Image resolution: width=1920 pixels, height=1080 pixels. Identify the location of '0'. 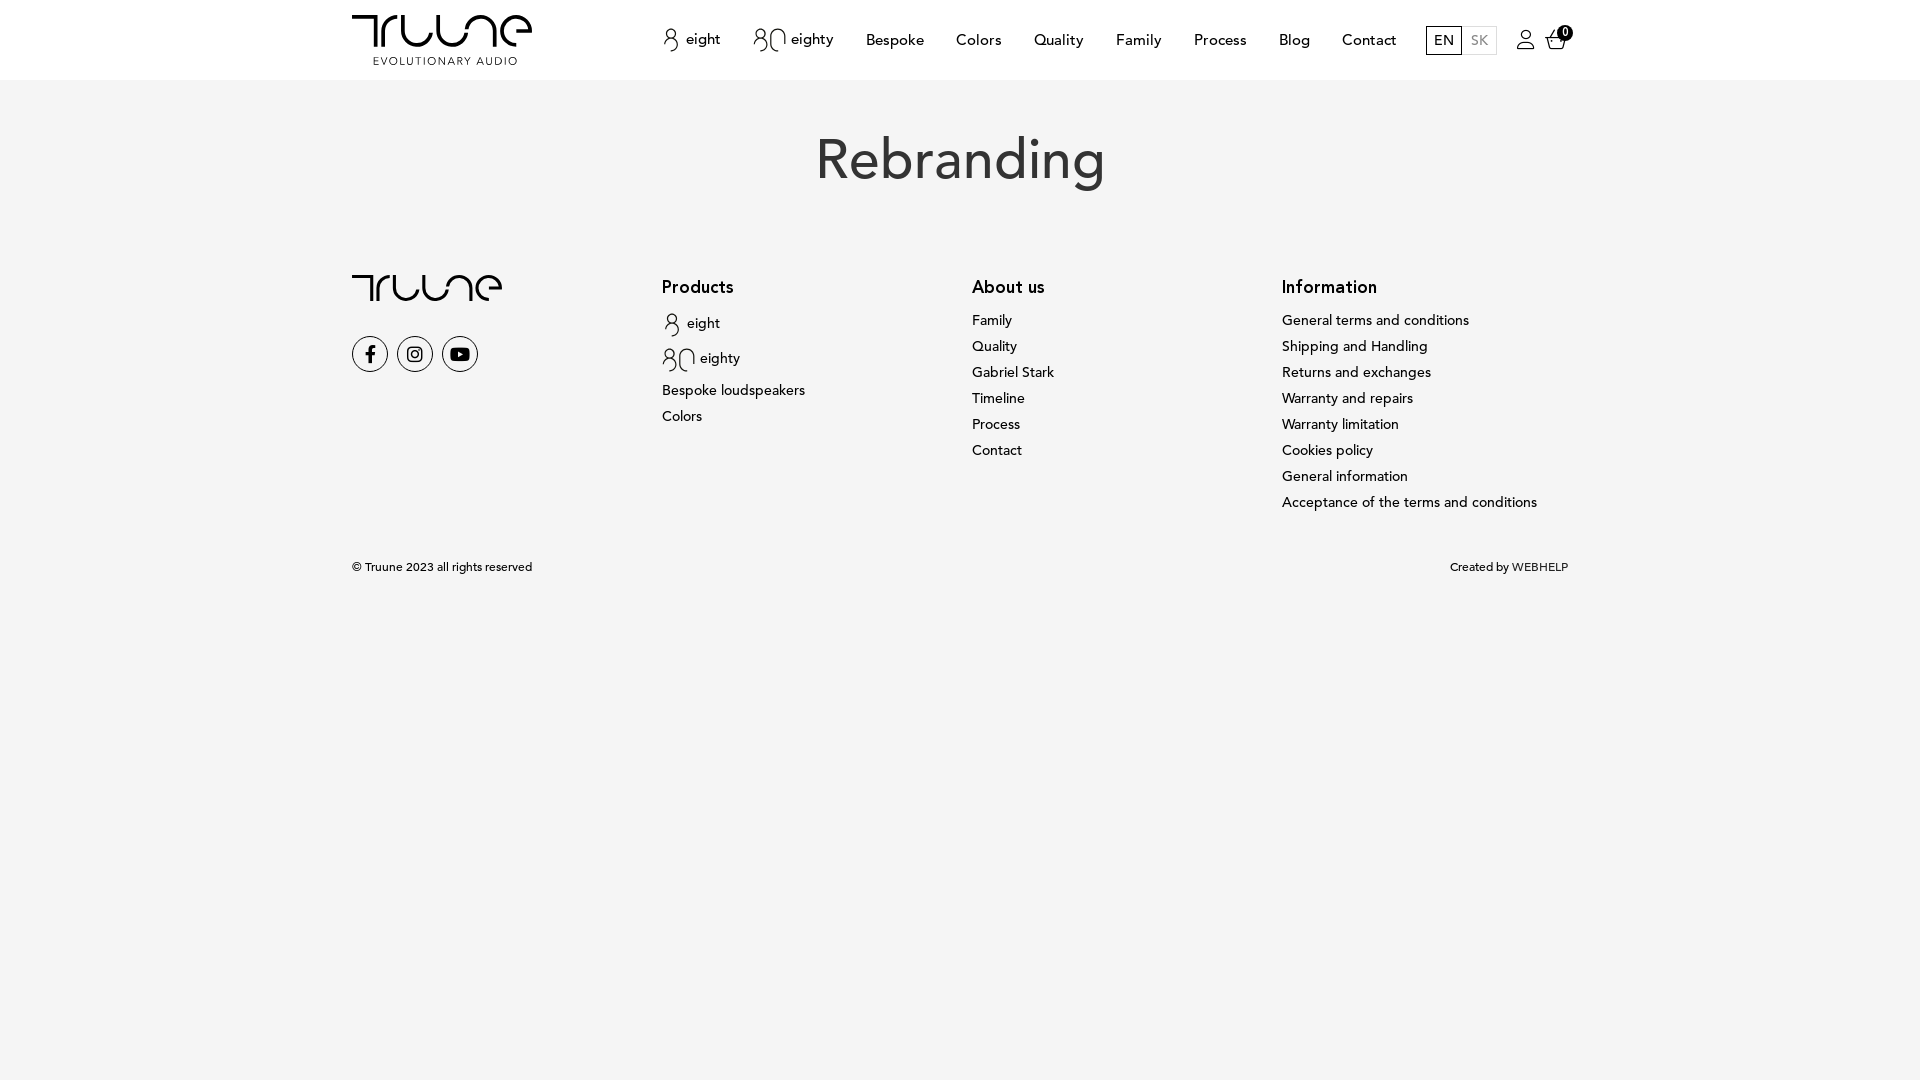
(1555, 39).